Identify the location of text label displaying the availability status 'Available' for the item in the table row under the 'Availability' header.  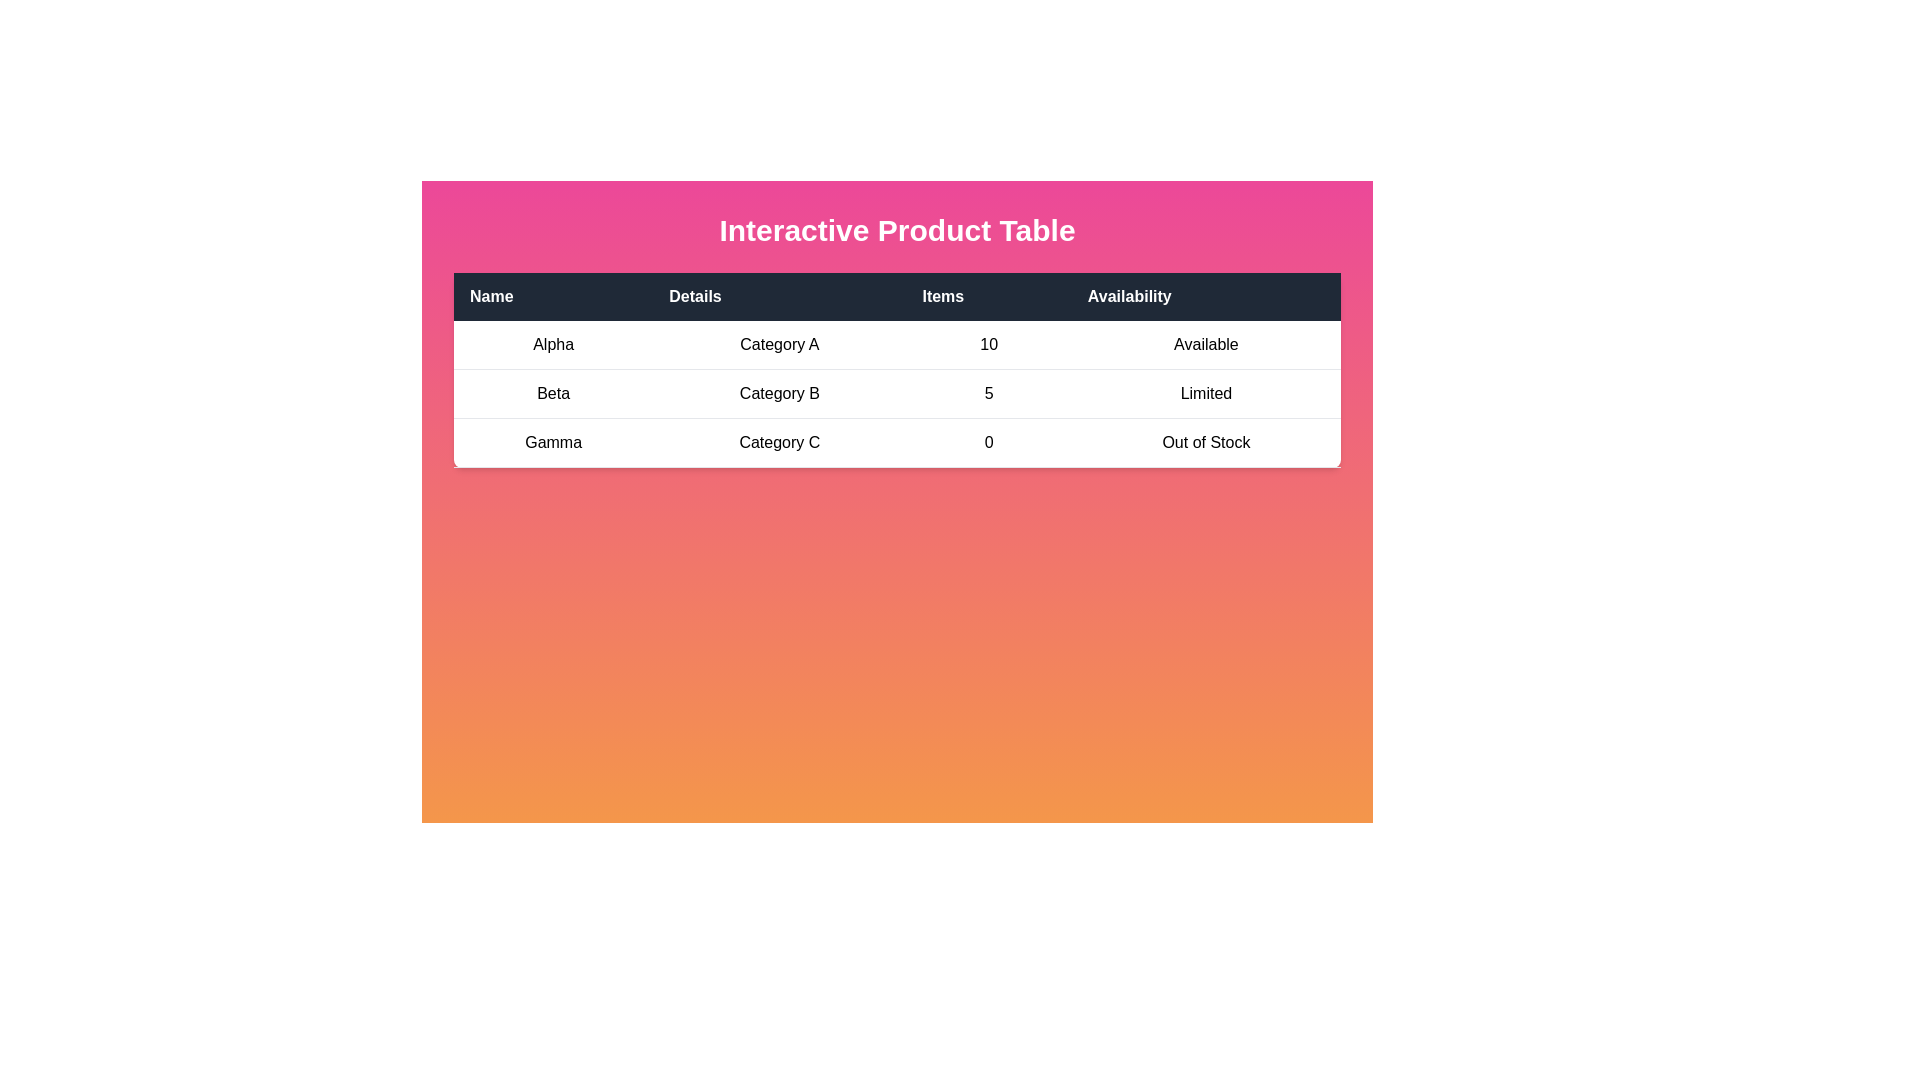
(1205, 344).